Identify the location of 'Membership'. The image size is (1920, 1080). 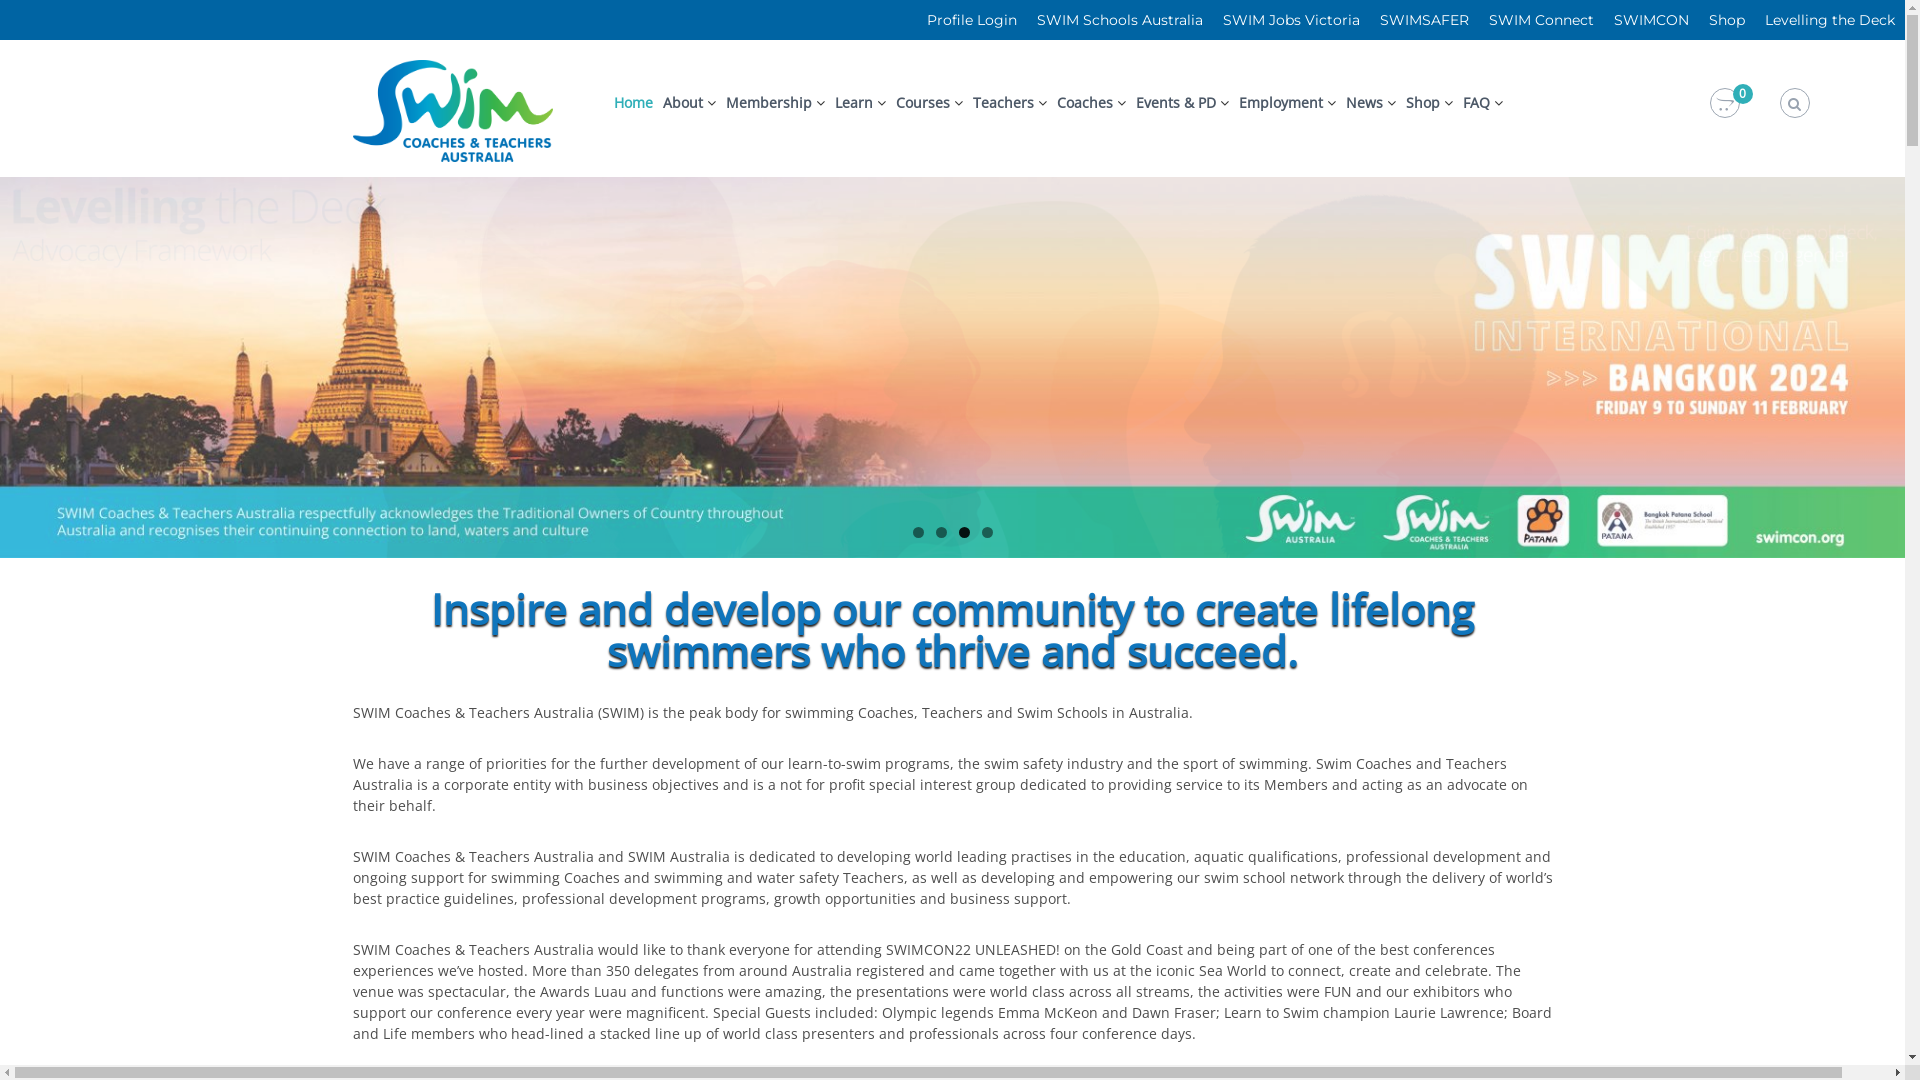
(767, 102).